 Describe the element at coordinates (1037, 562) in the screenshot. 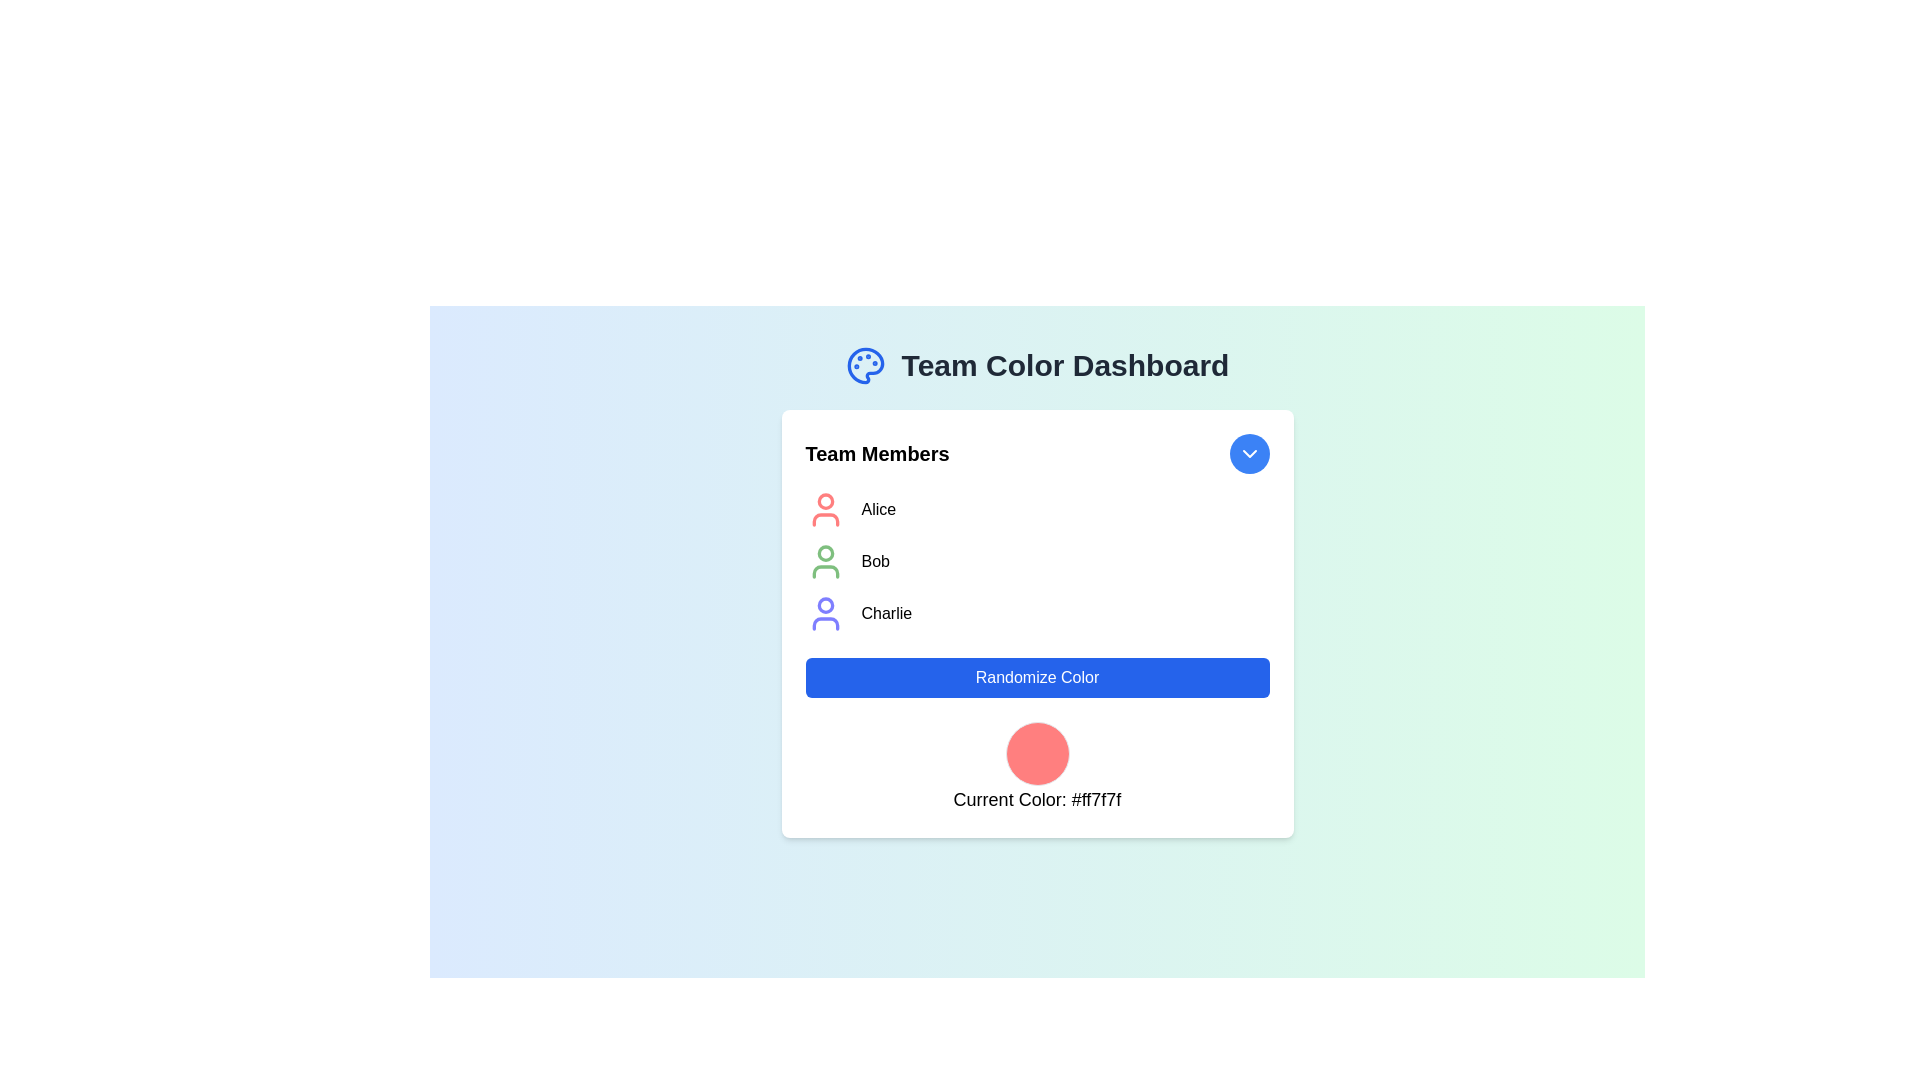

I see `a team member's name in the centrally located list under the 'Team Members' section to interact` at that location.